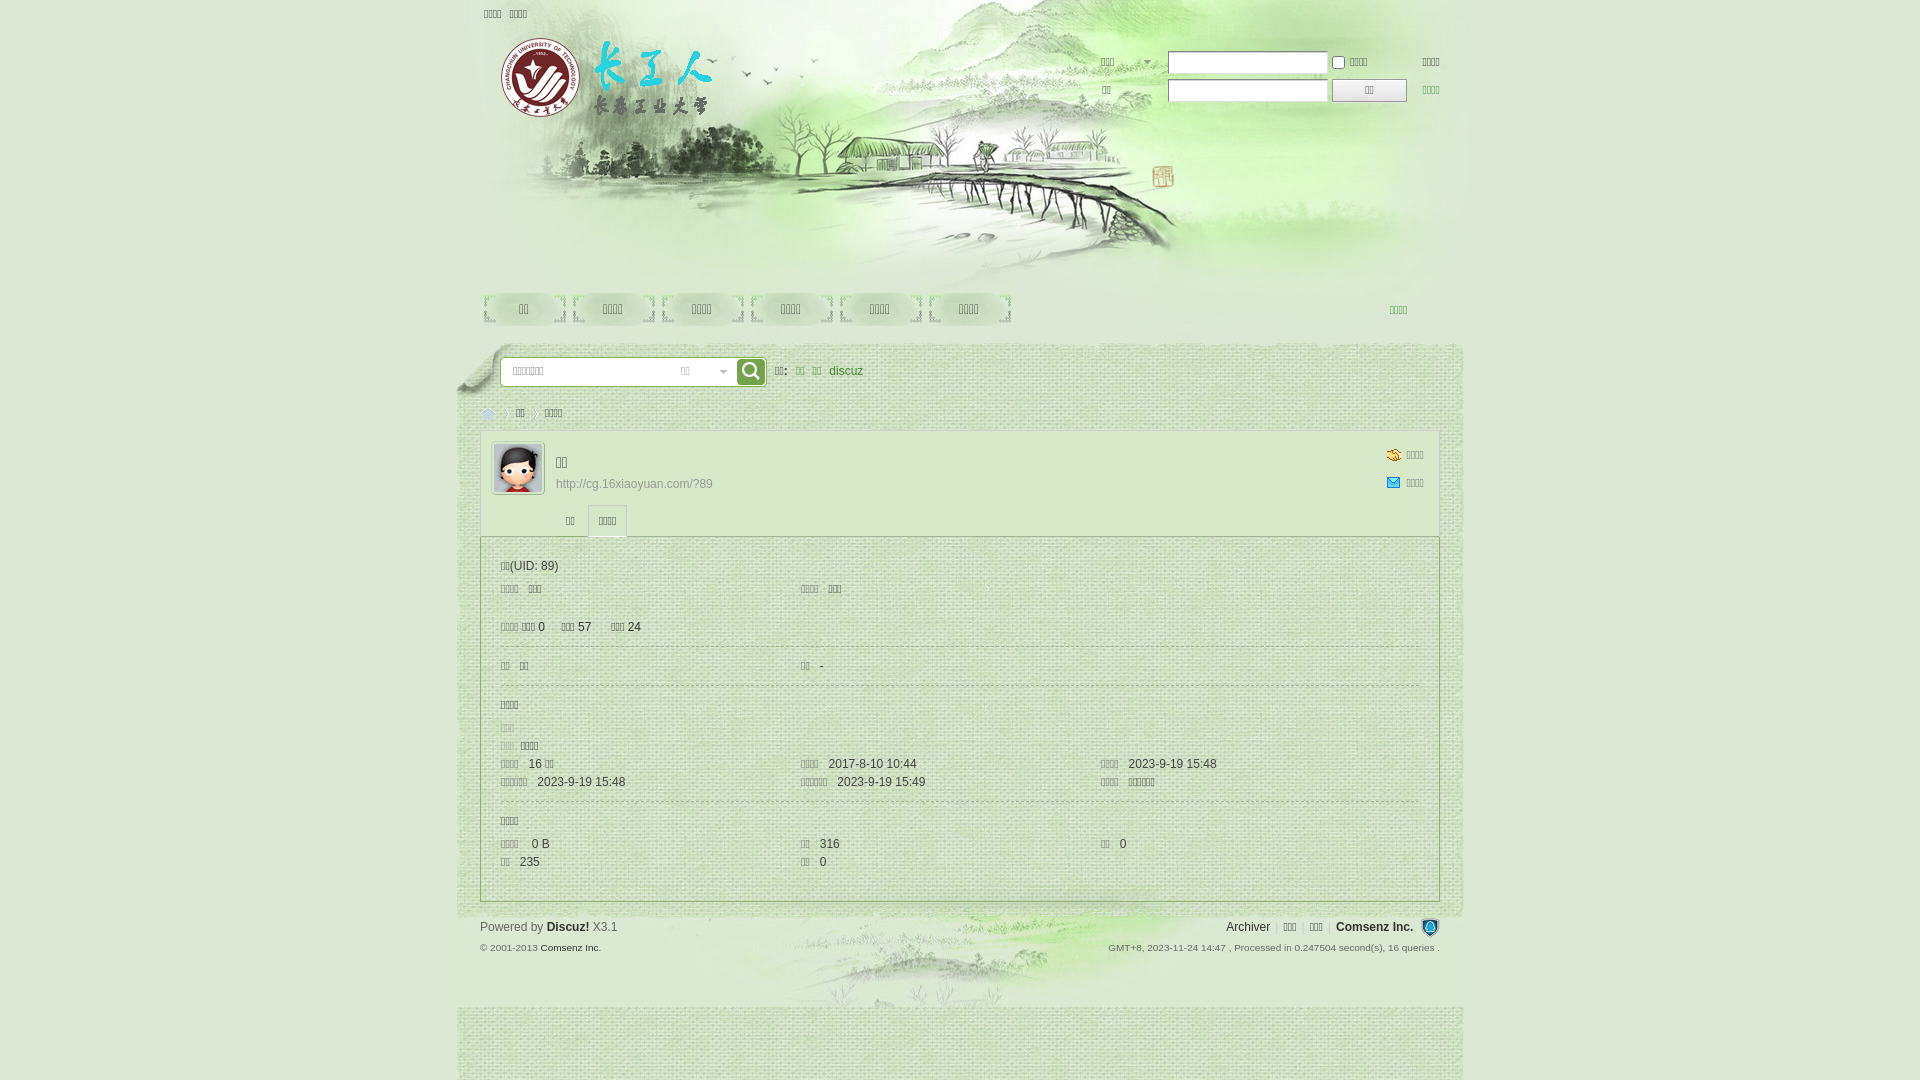 The height and width of the screenshot is (1080, 1920). Describe the element at coordinates (829, 371) in the screenshot. I see `'discuz'` at that location.